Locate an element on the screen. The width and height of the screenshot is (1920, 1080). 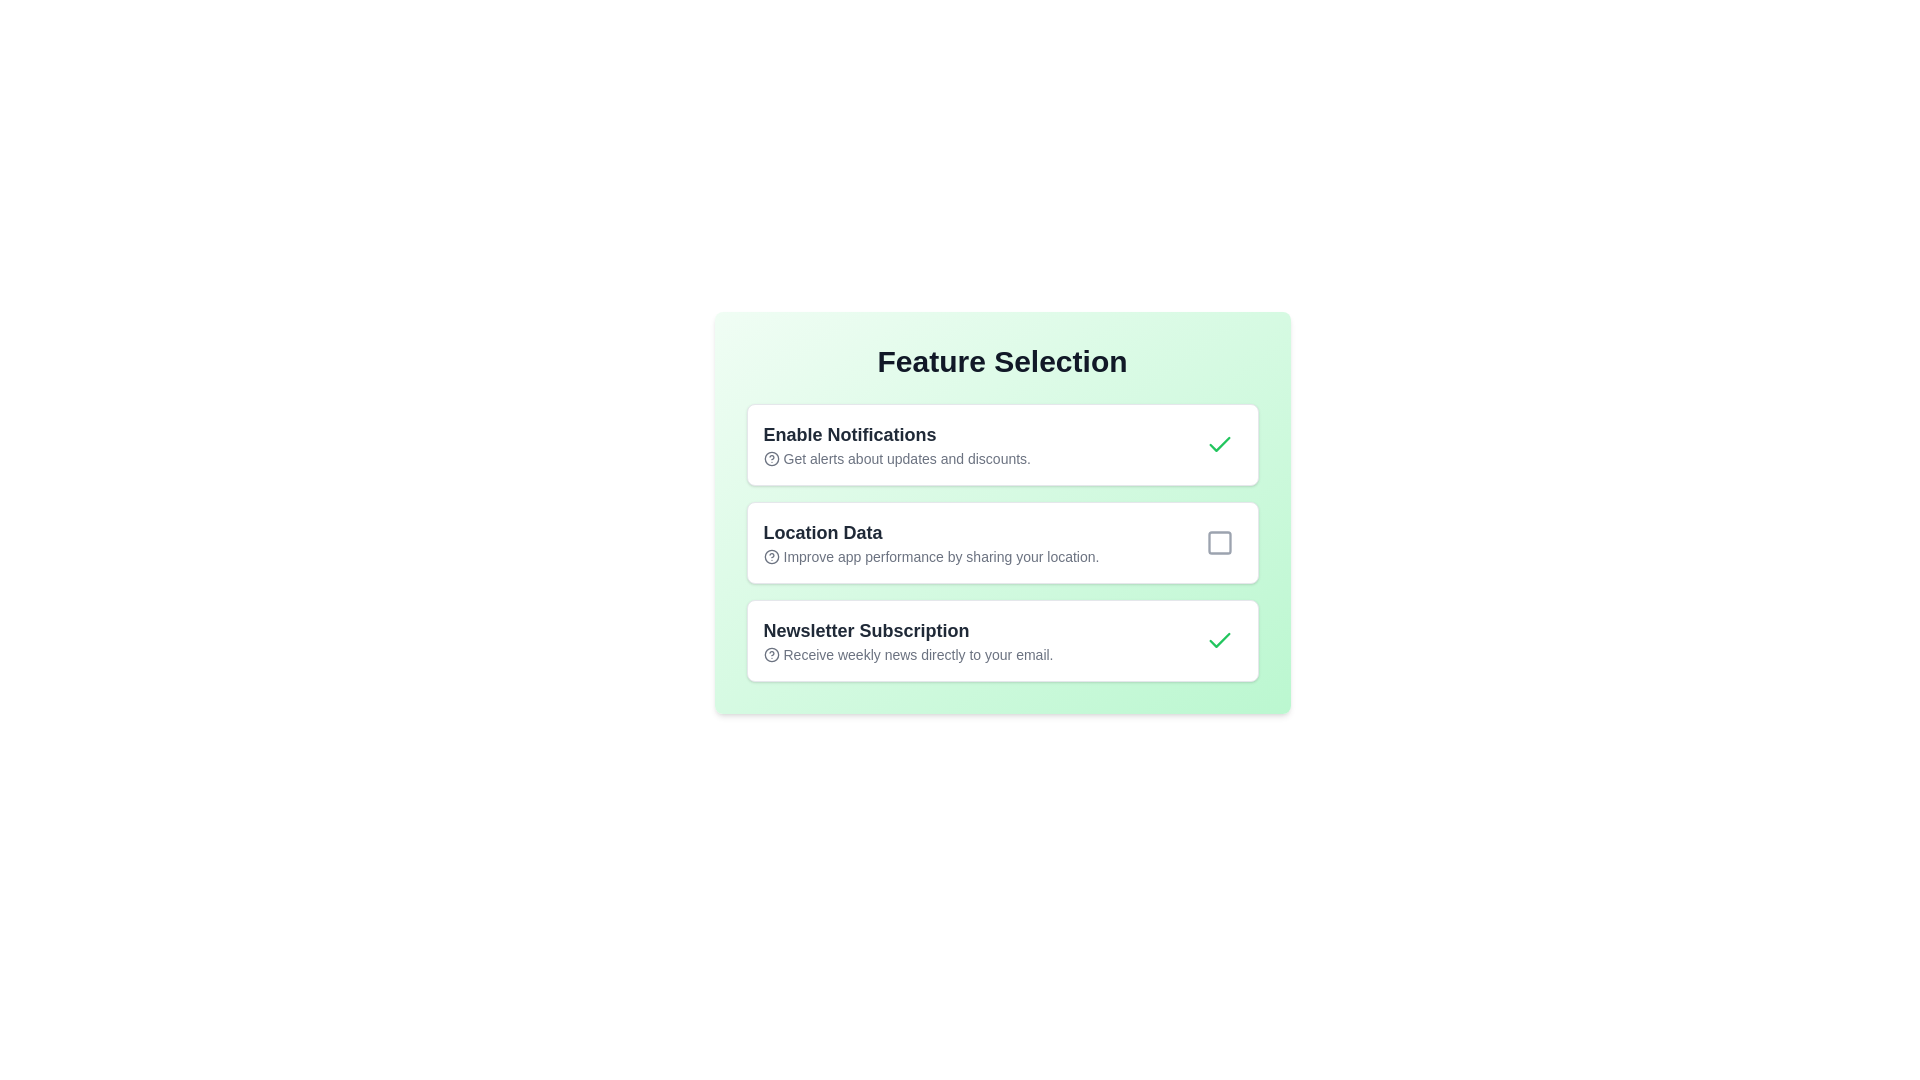
the Inline Text with Icon that says 'Get alerts about updates and discounts', located directly below the header 'Enable Notifications' is located at coordinates (896, 459).